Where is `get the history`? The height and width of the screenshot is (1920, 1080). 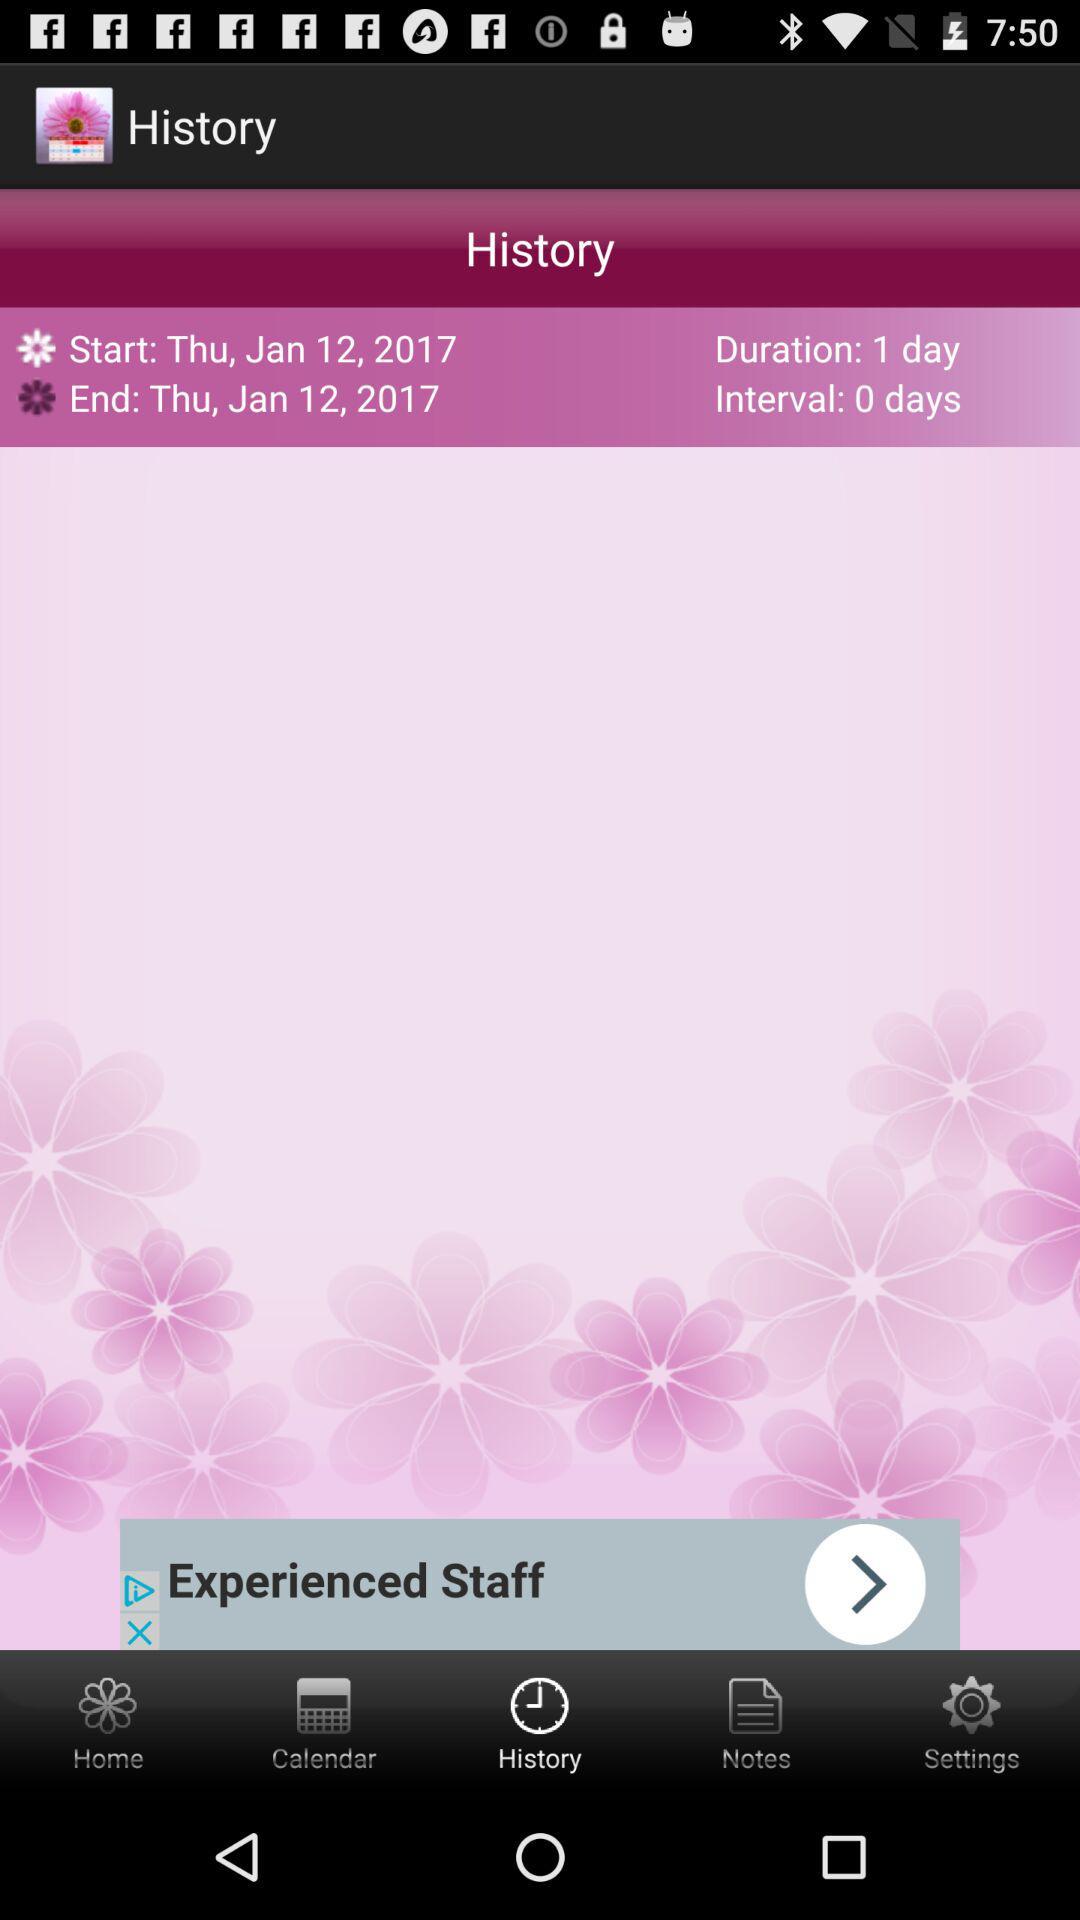
get the history is located at coordinates (540, 1721).